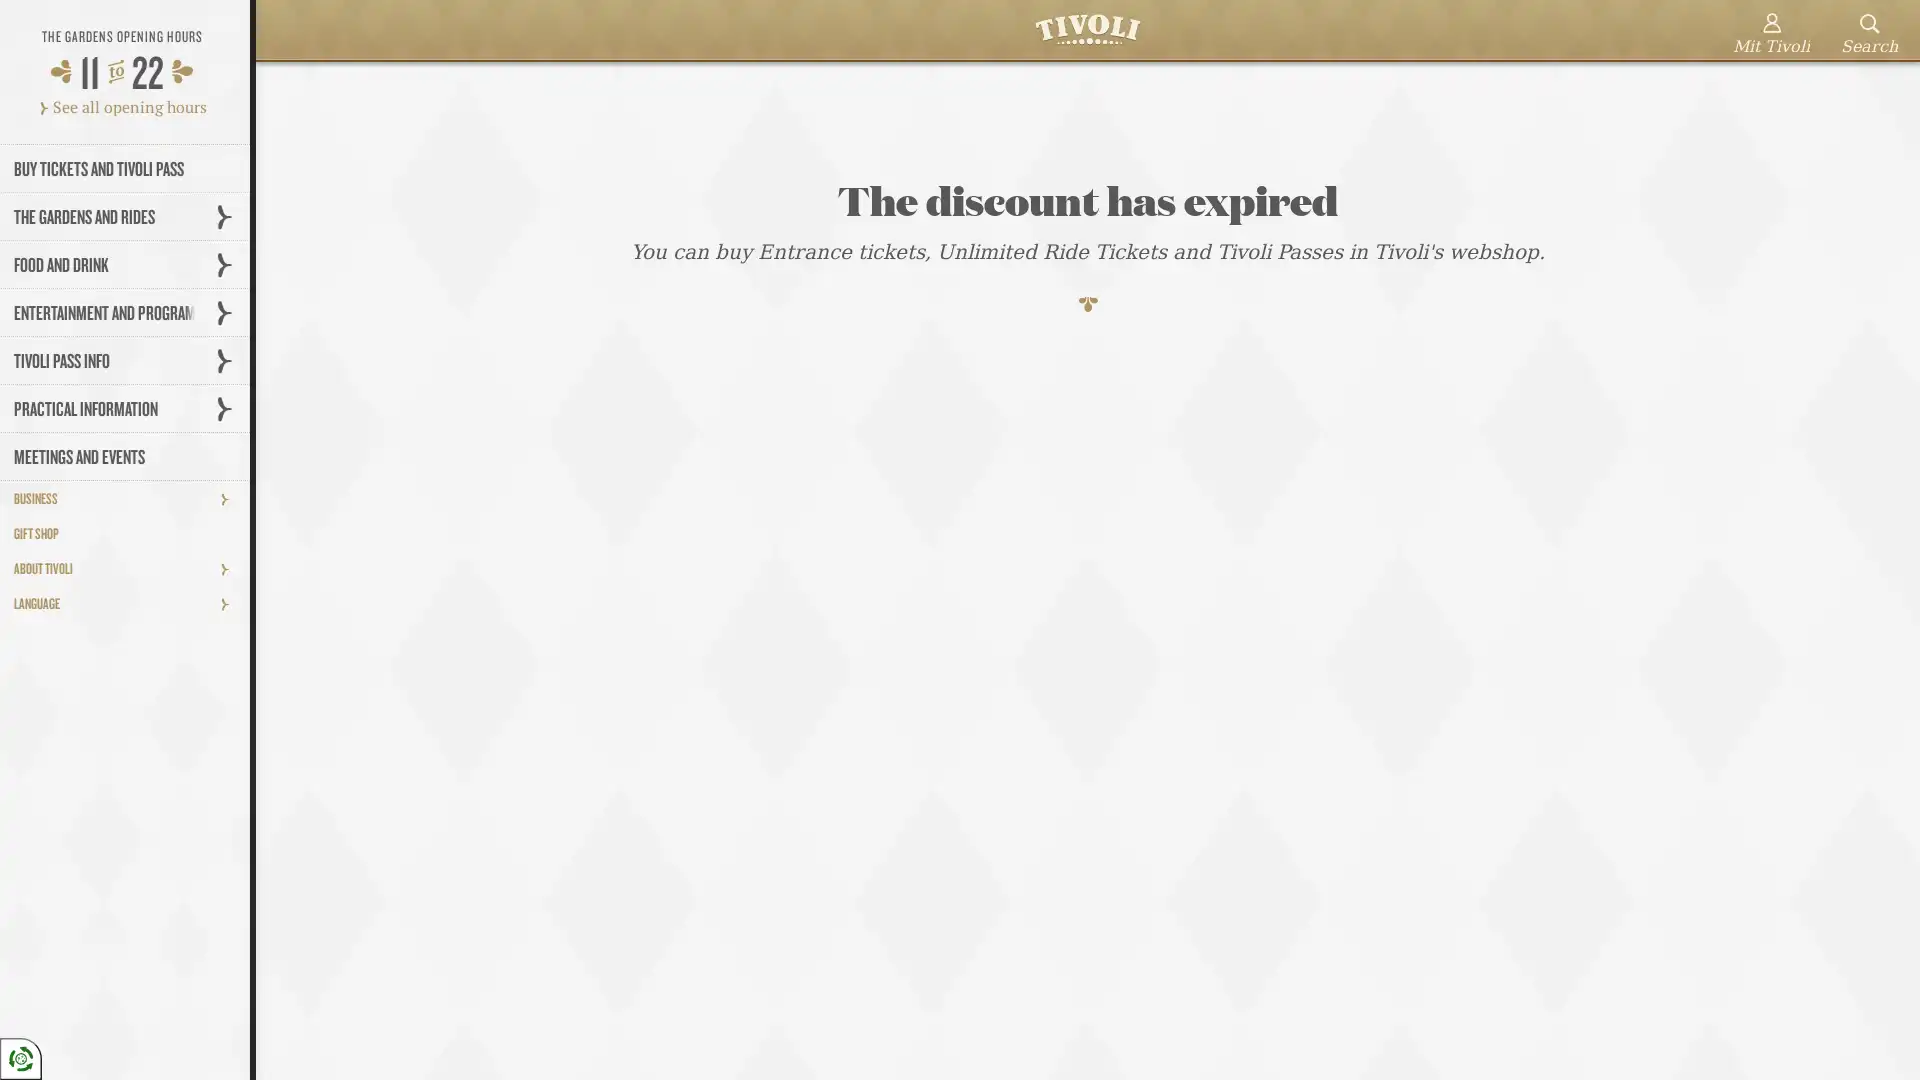  I want to click on Business, so click(230, 497).